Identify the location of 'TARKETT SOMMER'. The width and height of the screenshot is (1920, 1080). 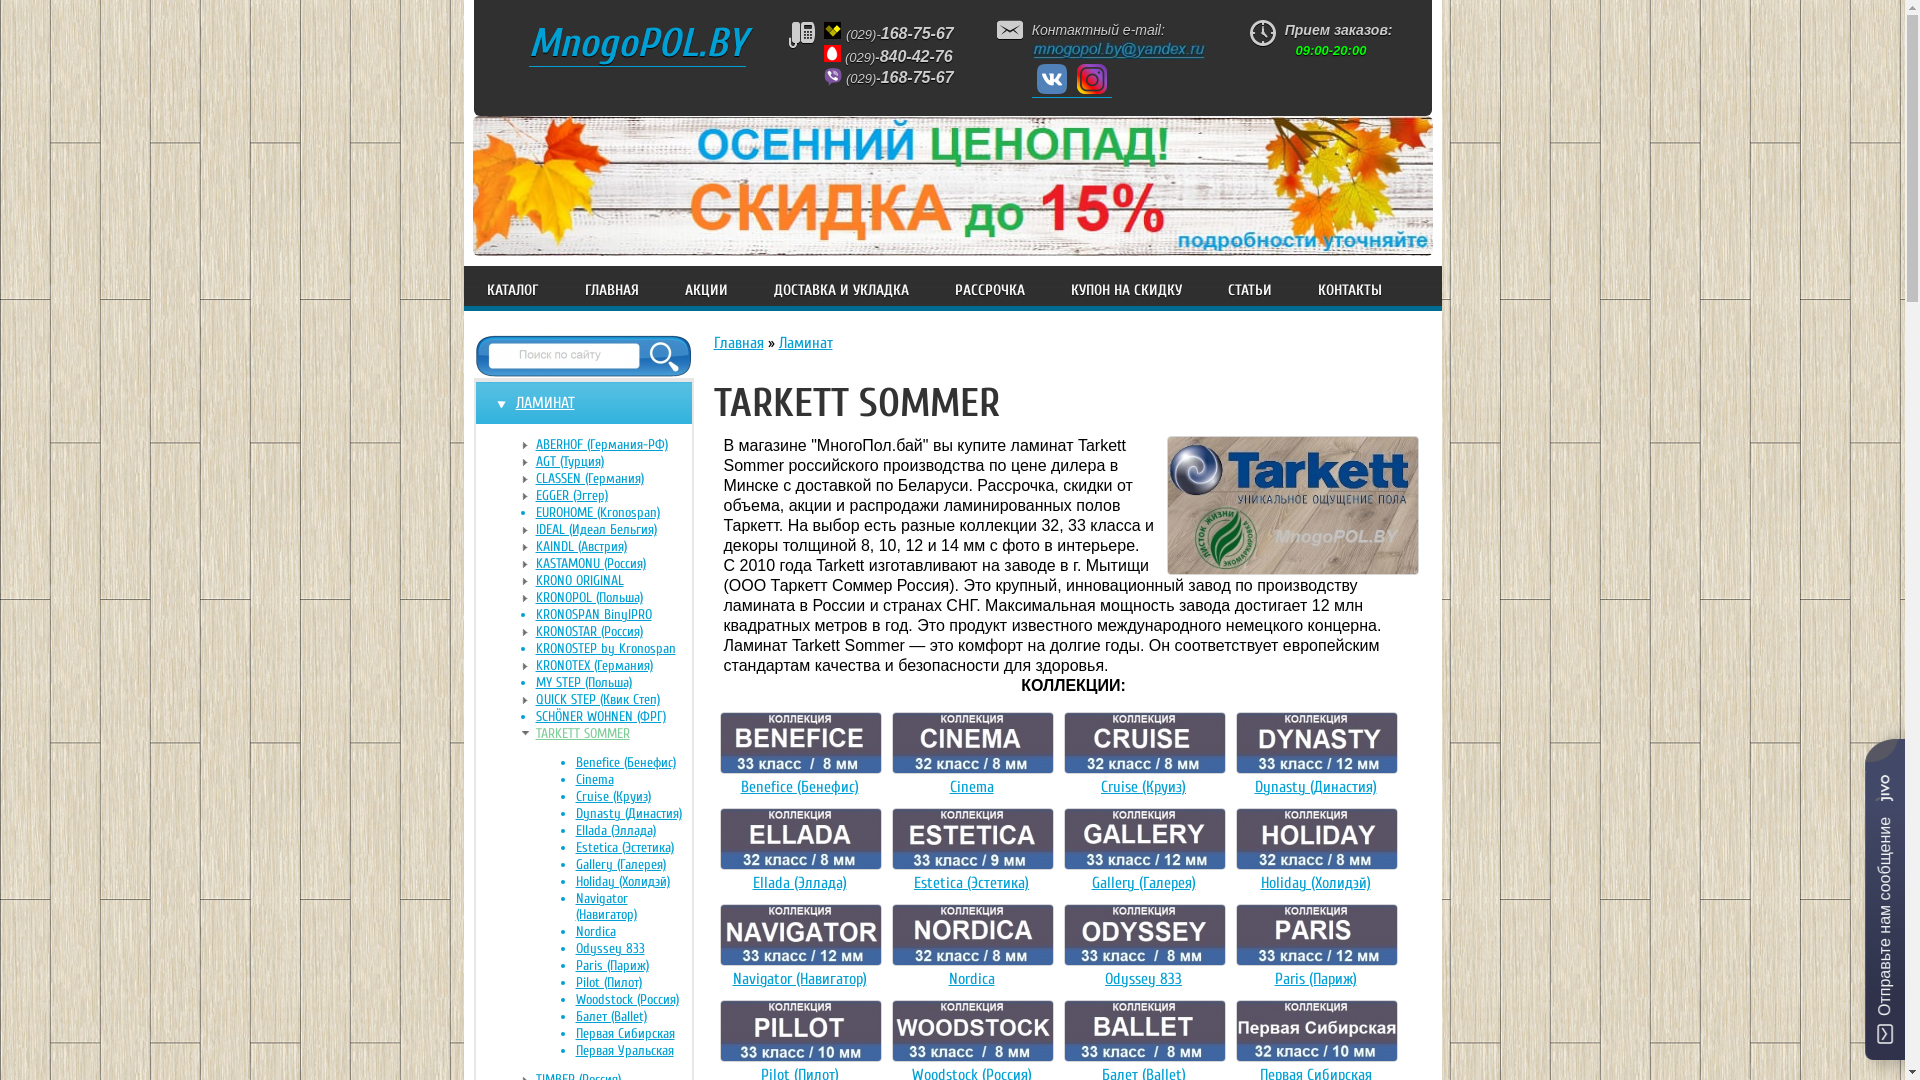
(613, 733).